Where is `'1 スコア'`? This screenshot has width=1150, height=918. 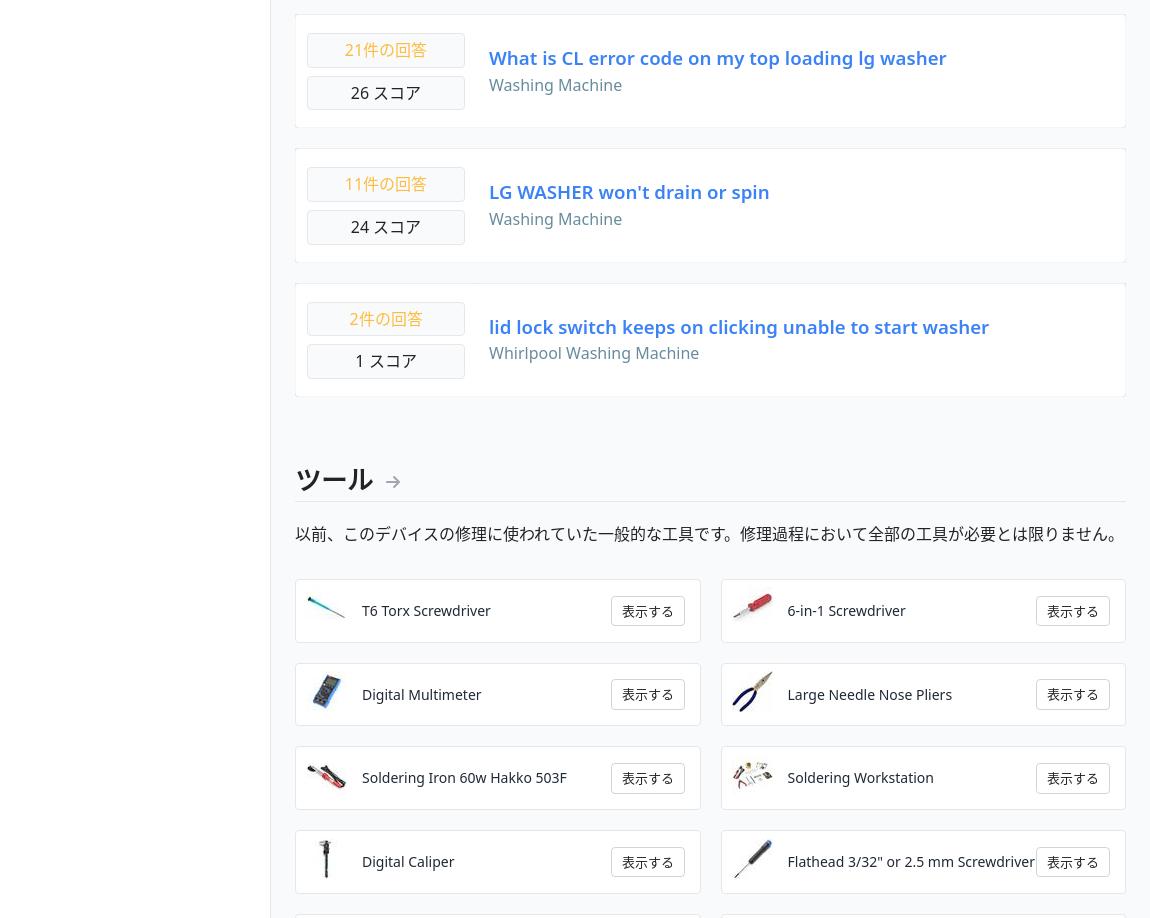
'1 スコア' is located at coordinates (355, 360).